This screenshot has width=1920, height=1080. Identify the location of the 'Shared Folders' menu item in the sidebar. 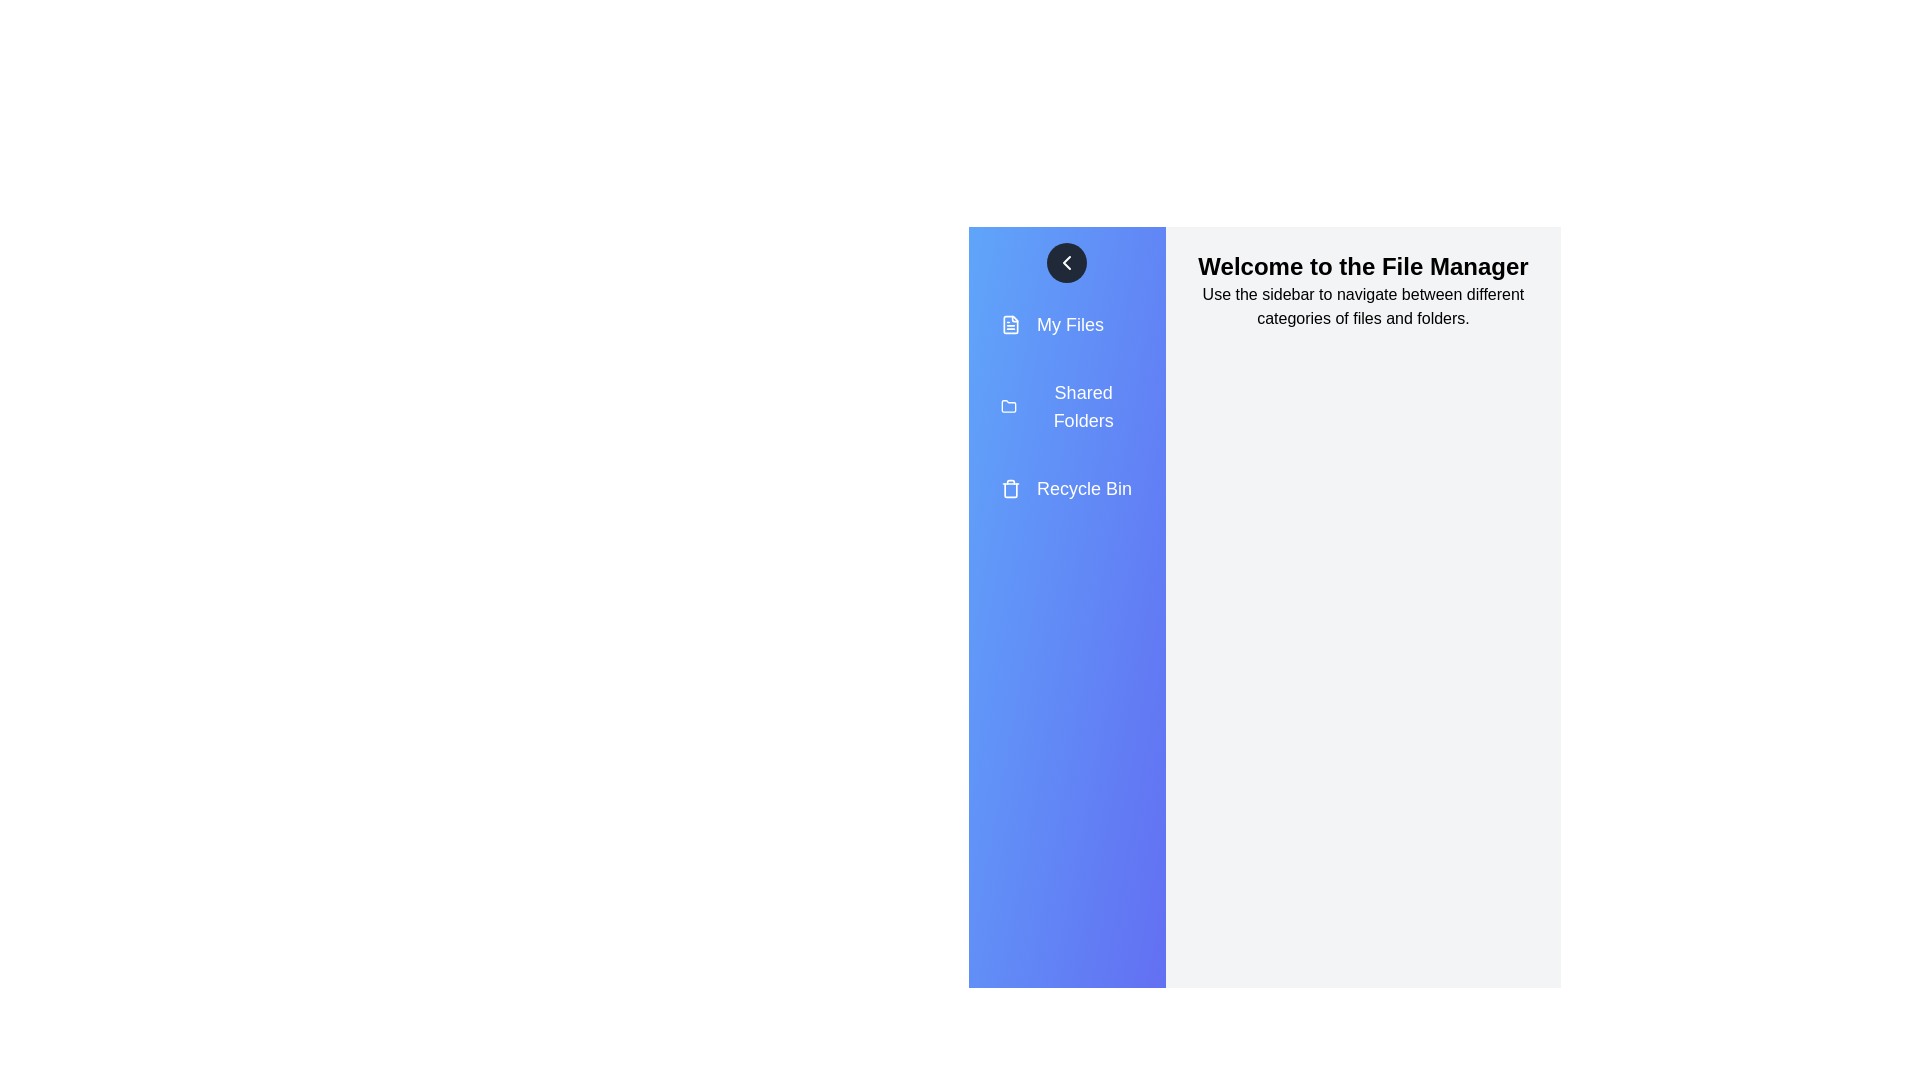
(1065, 406).